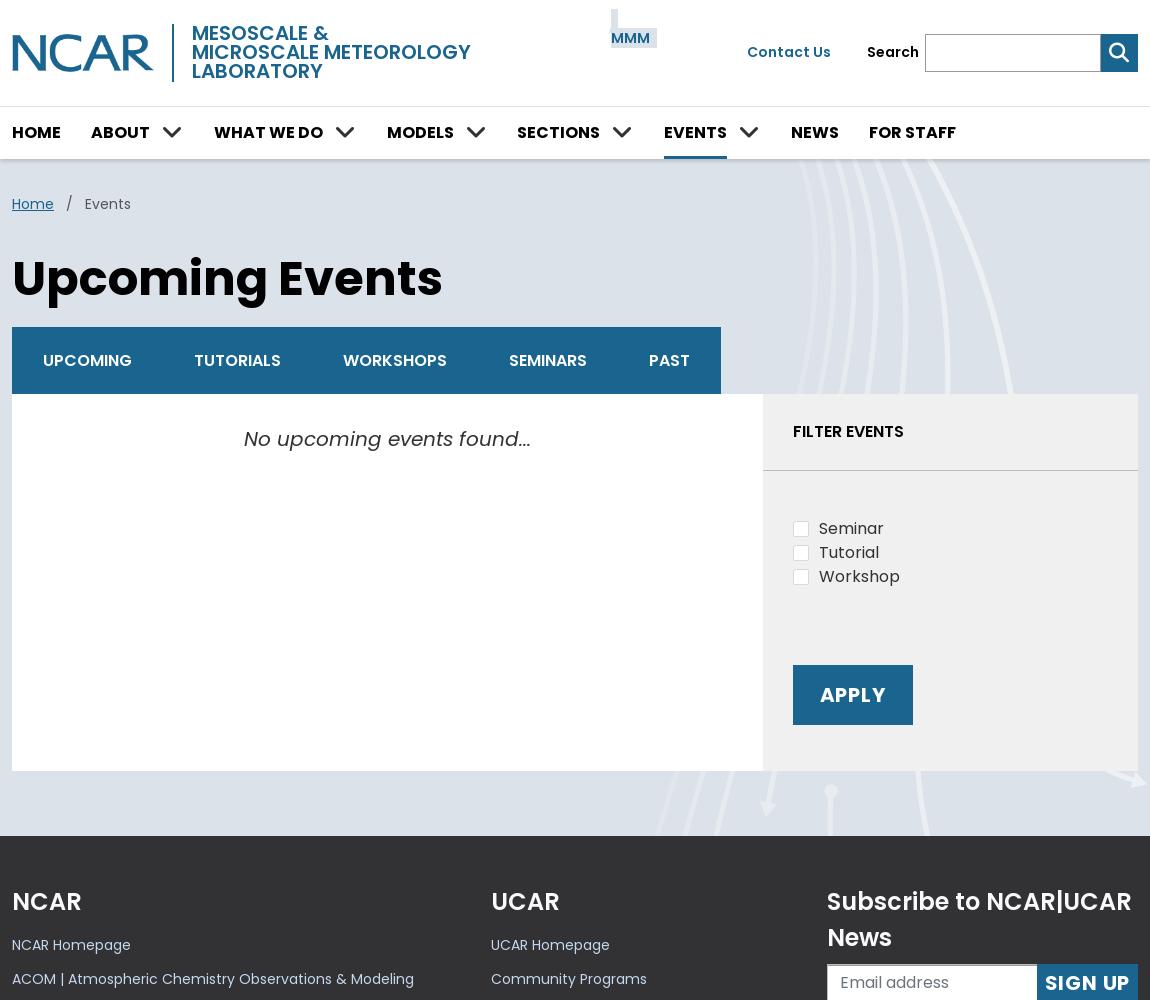 The width and height of the screenshot is (1150, 1000). I want to click on 'Tutorials', so click(236, 358).